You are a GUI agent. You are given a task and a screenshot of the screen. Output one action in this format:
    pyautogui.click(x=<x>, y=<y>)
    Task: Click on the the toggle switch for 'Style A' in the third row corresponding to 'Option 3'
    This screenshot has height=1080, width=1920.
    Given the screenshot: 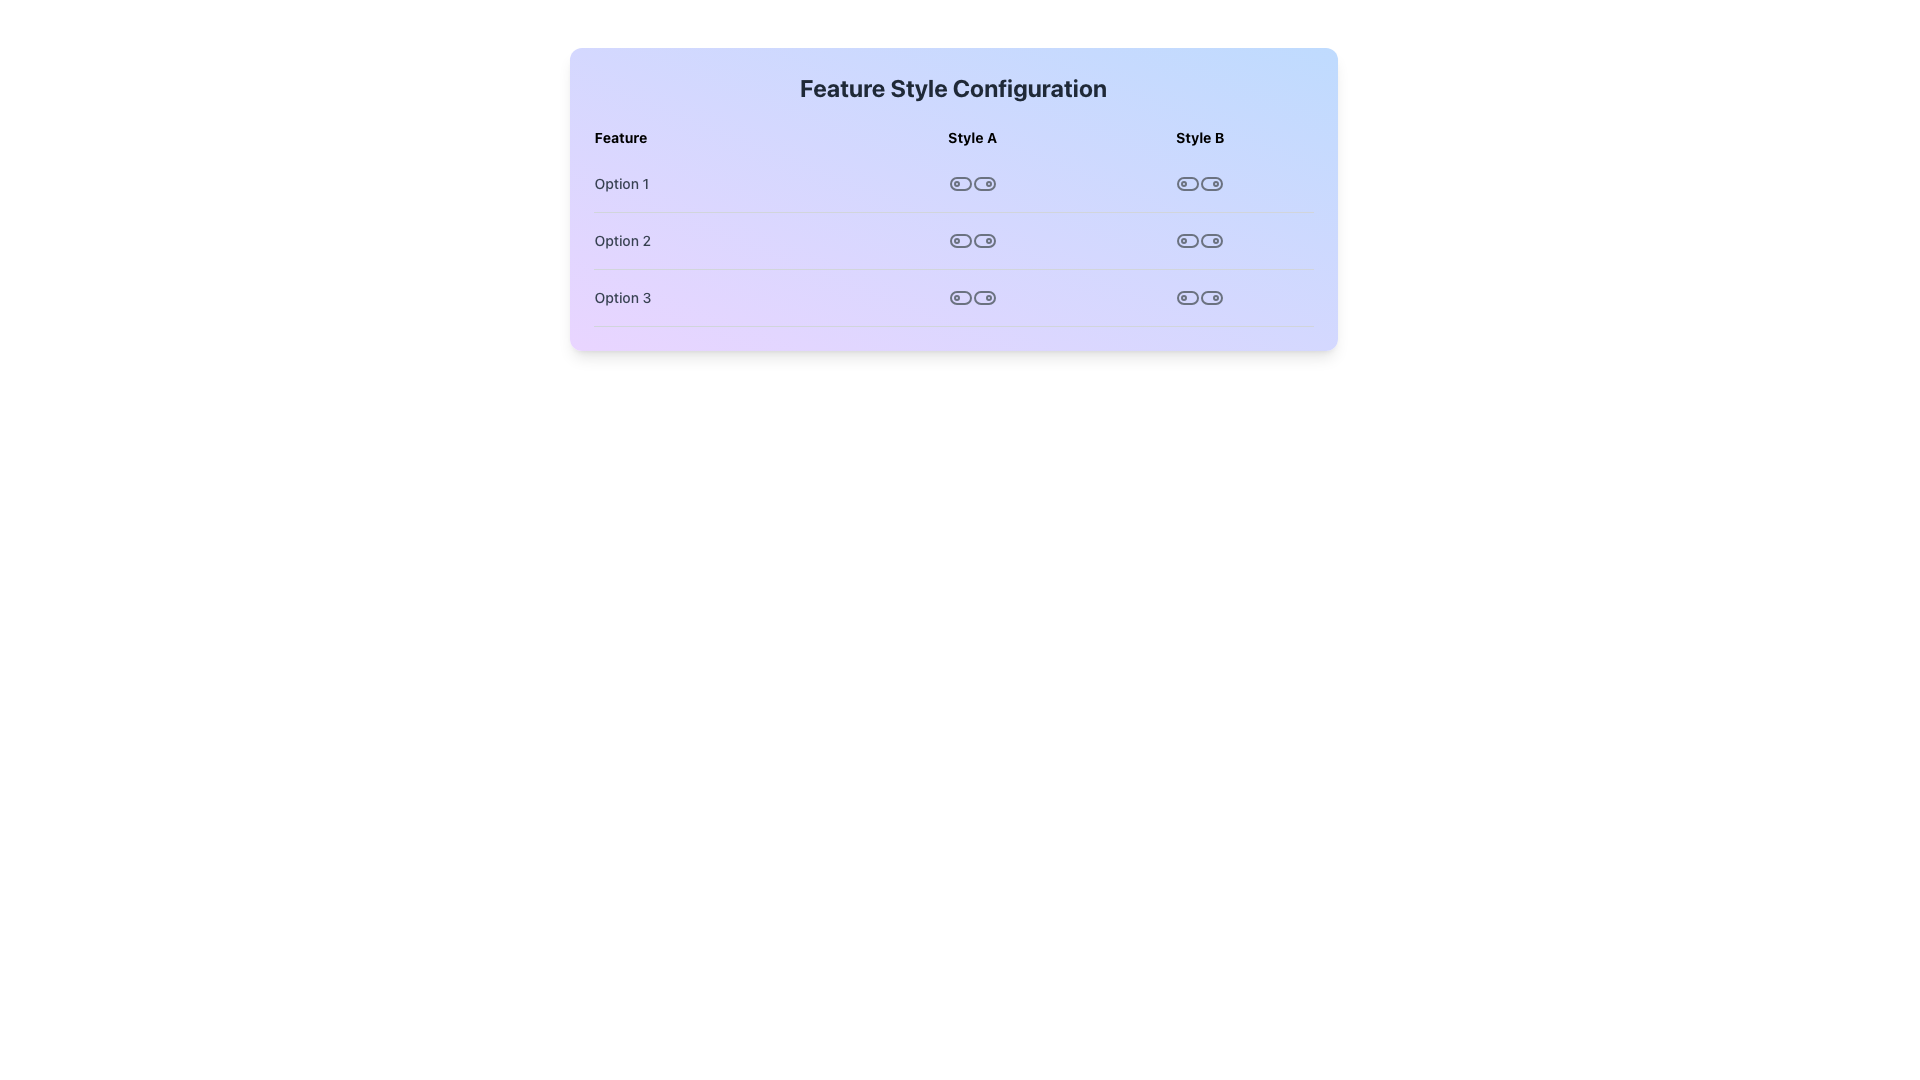 What is the action you would take?
    pyautogui.click(x=984, y=297)
    